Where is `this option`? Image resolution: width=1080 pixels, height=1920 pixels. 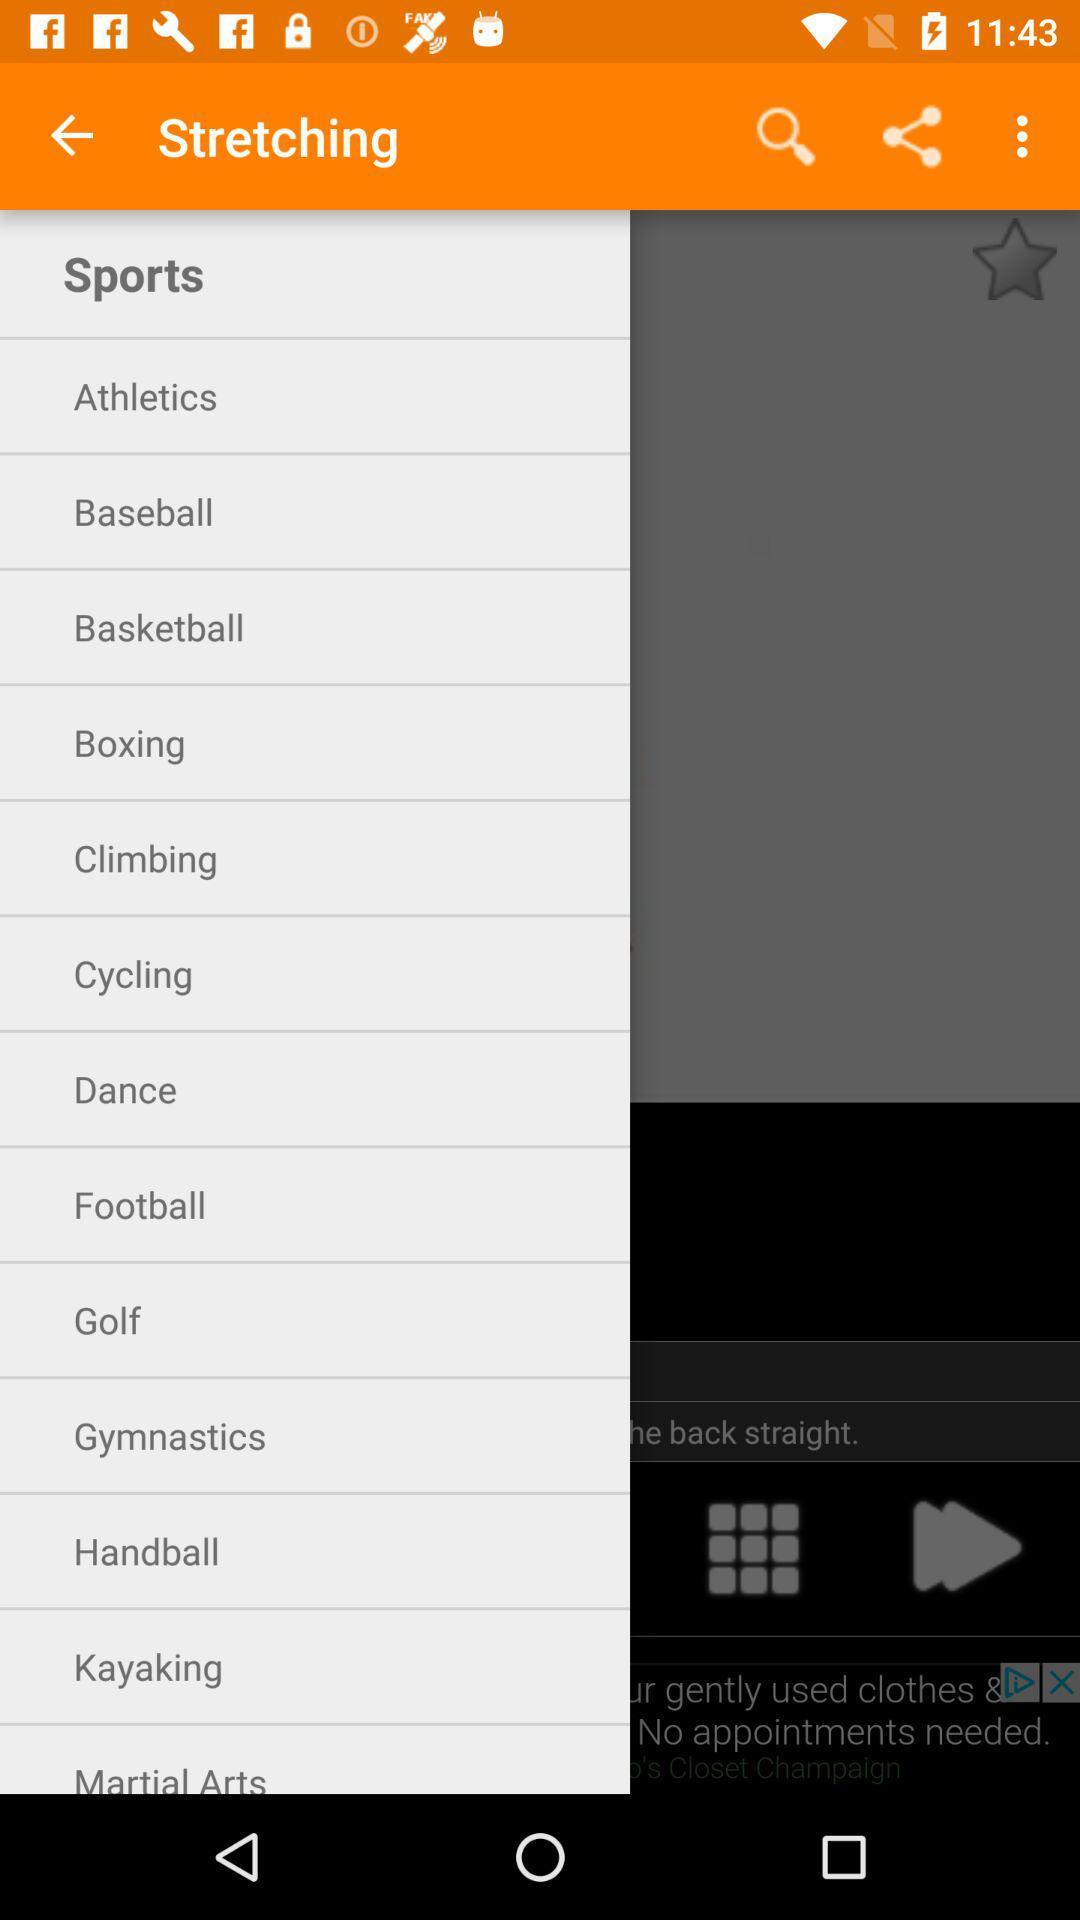 this option is located at coordinates (114, 1547).